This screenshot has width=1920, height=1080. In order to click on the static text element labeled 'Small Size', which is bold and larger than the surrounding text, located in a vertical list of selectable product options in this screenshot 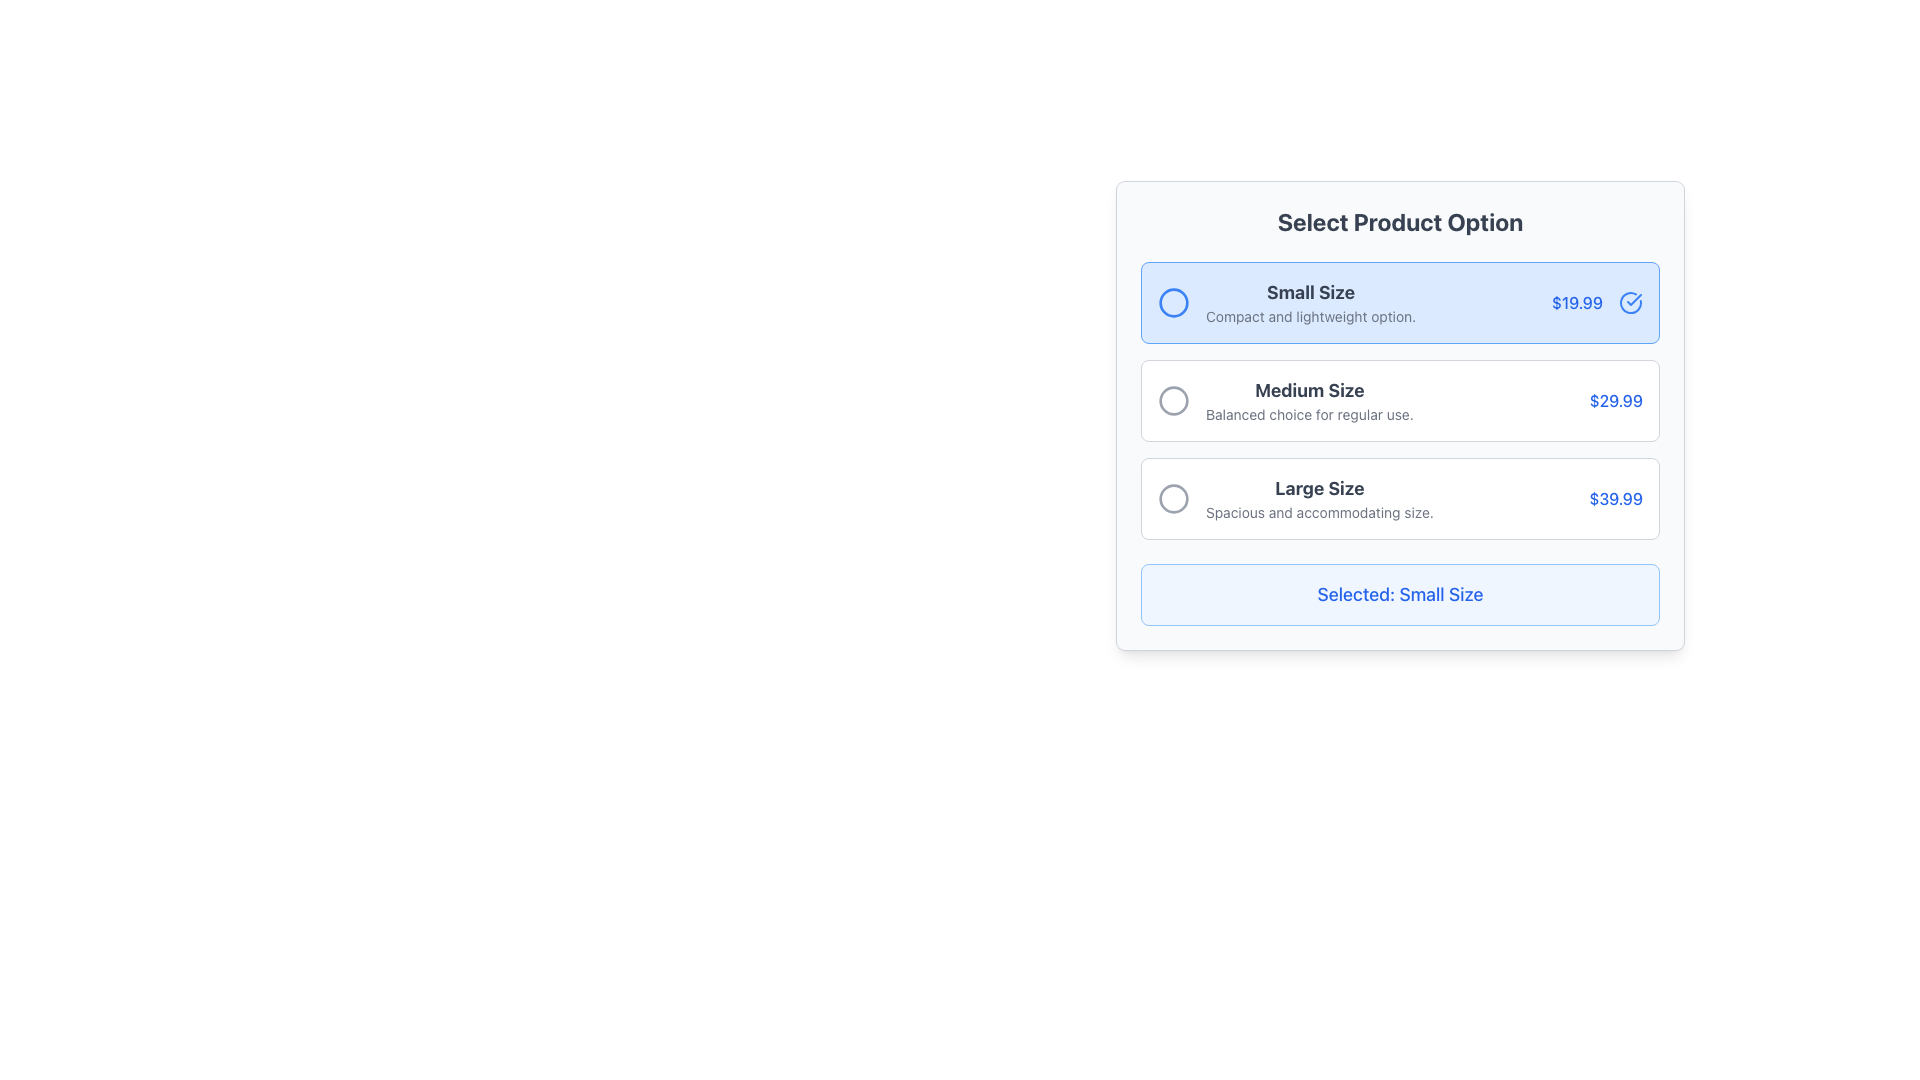, I will do `click(1310, 293)`.